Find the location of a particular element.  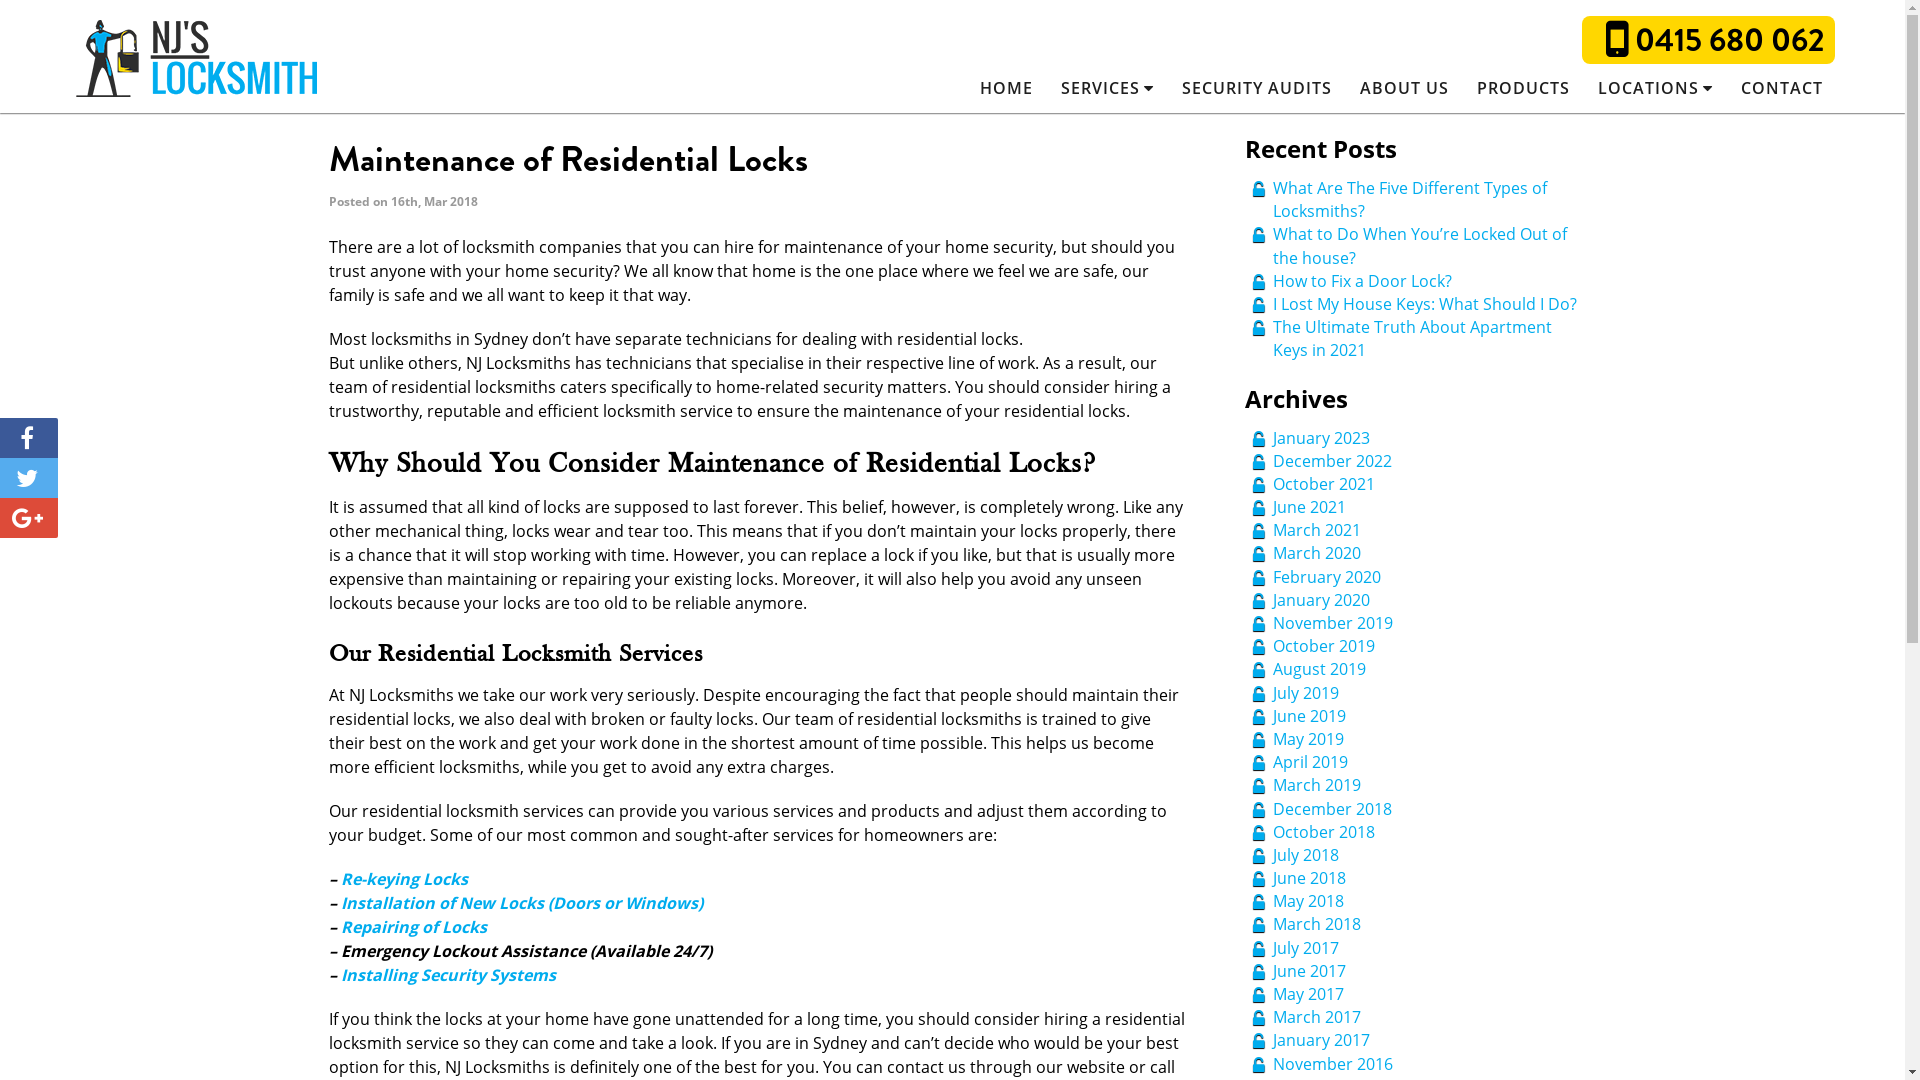

'December 2022' is located at coordinates (1331, 461).